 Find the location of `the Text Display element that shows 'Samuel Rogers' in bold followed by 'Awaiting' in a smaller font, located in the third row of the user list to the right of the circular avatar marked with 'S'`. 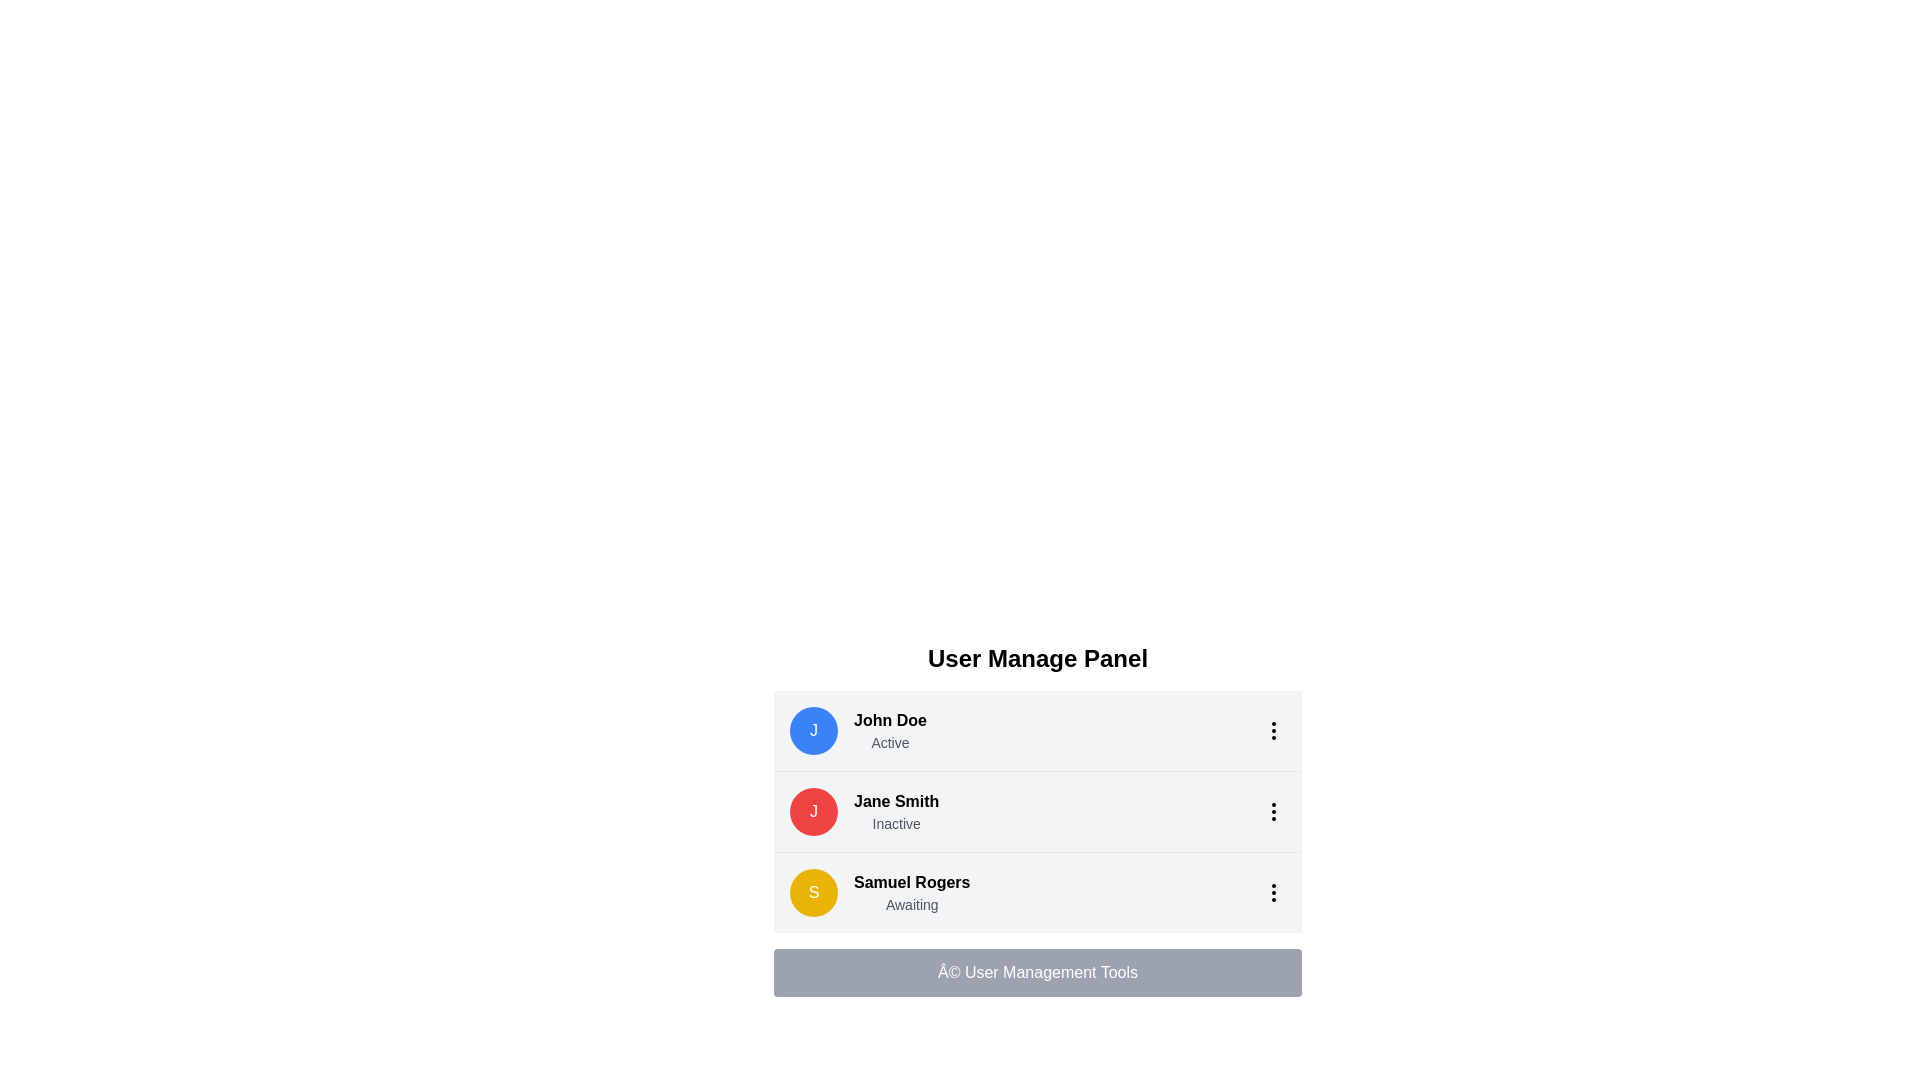

the Text Display element that shows 'Samuel Rogers' in bold followed by 'Awaiting' in a smaller font, located in the third row of the user list to the right of the circular avatar marked with 'S' is located at coordinates (911, 892).